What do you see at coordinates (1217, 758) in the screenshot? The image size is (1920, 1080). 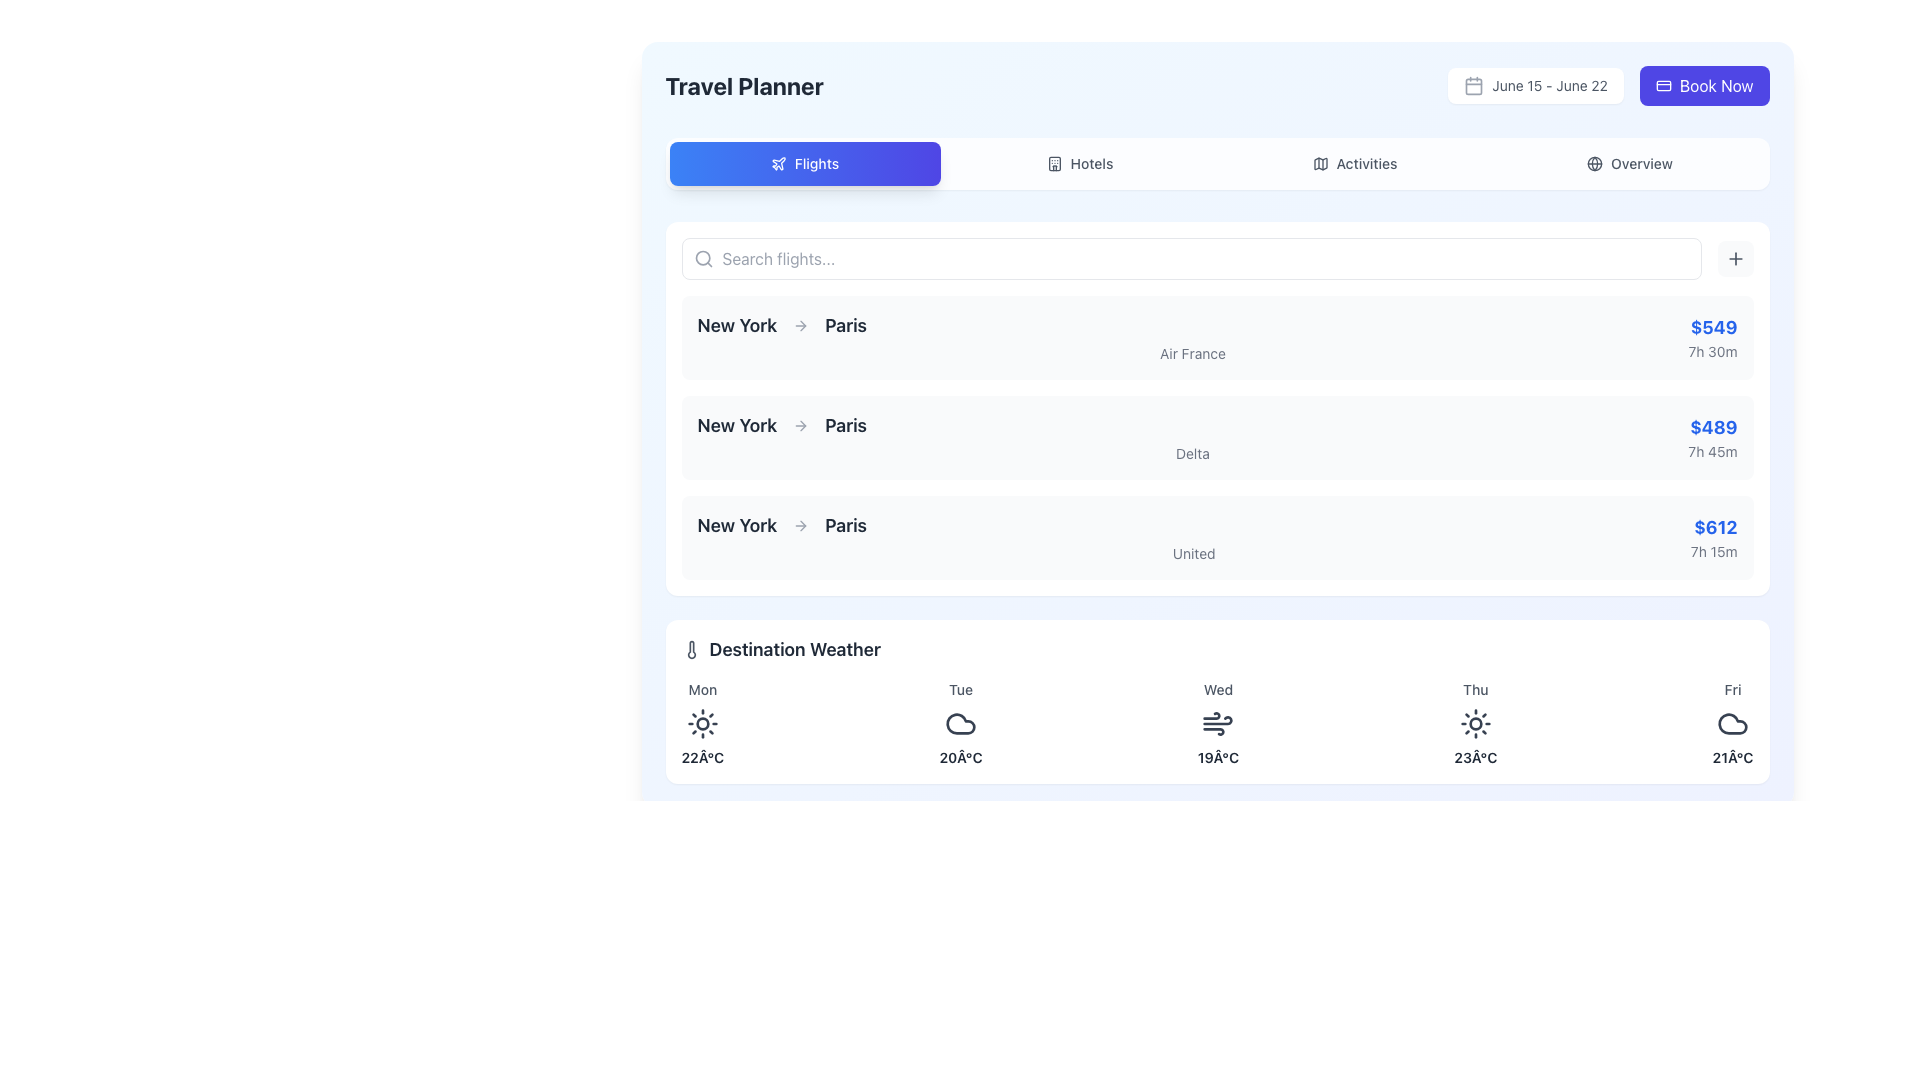 I see `the static text element displaying '19Â°C' in the weather forecast panel under 'Wed'` at bounding box center [1217, 758].